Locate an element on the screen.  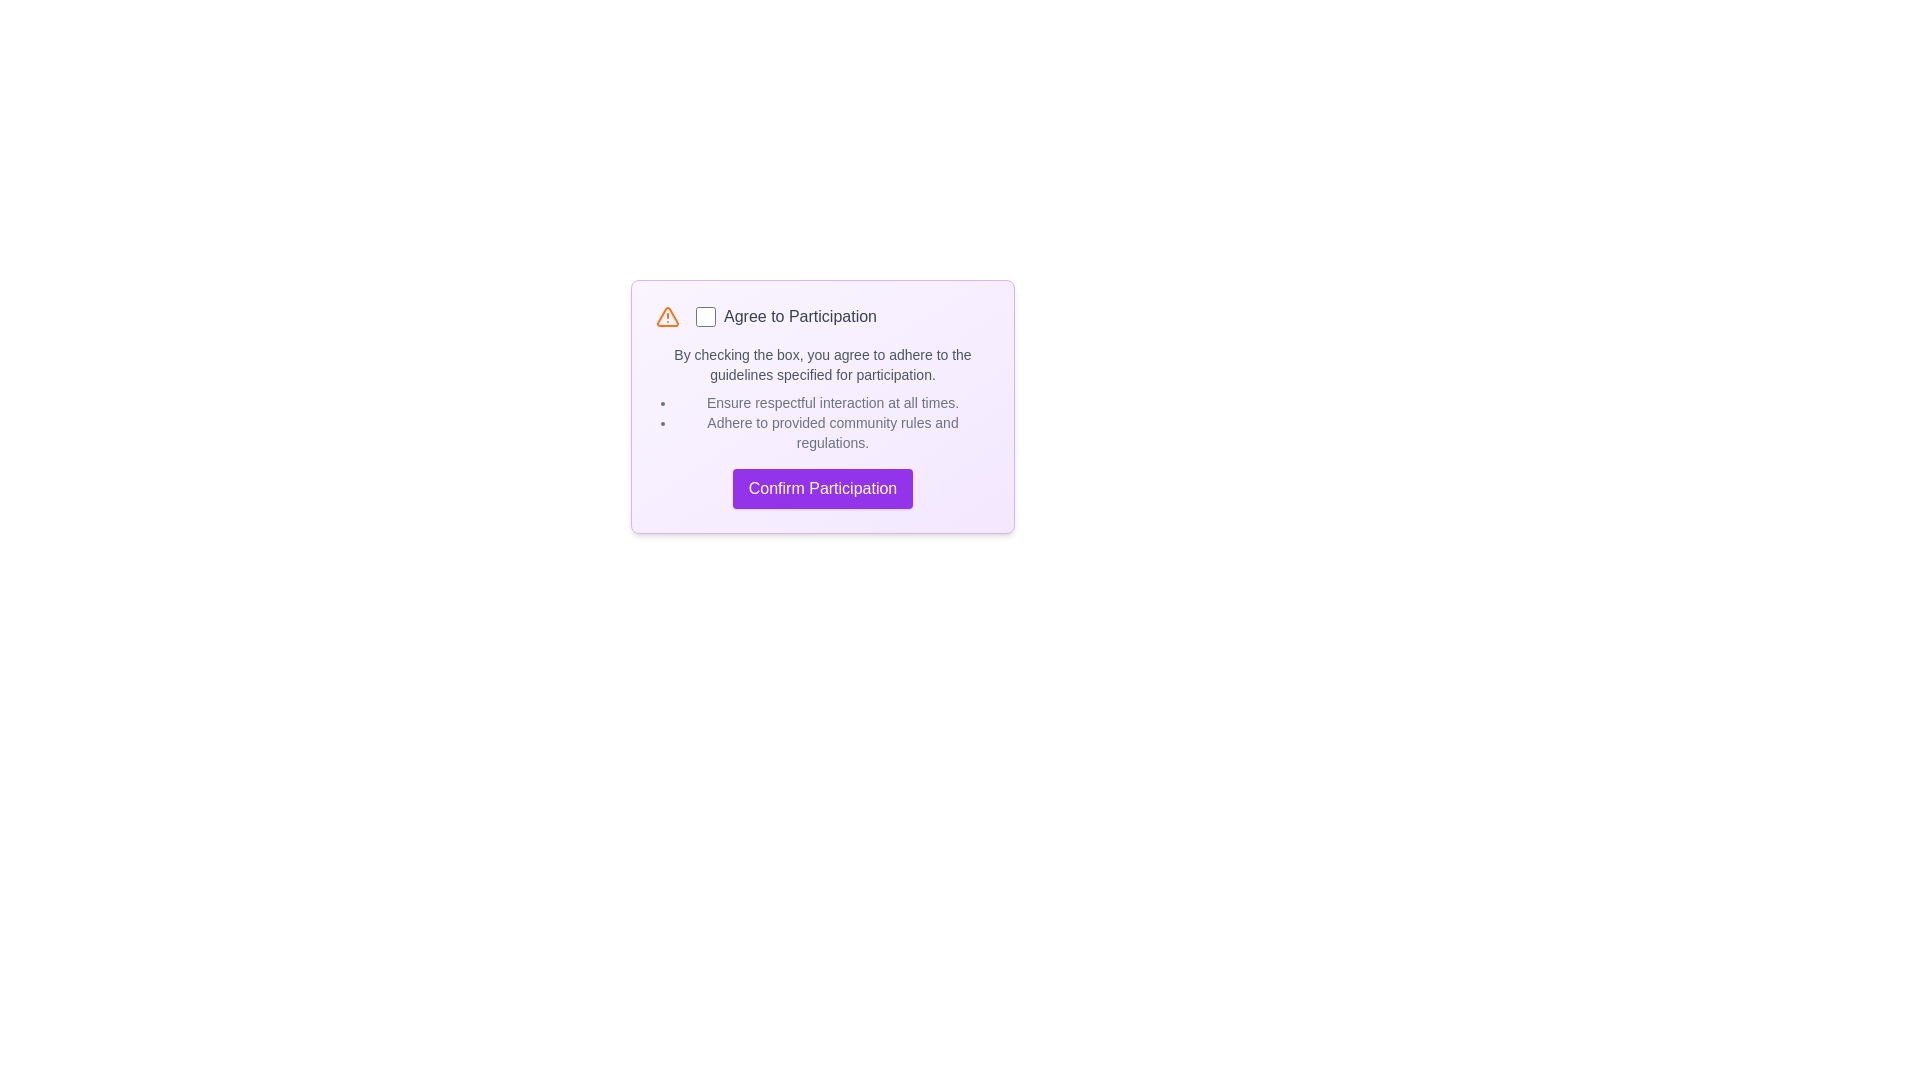
the Text block located in the middle section of the card-like panel, which informs the user about necessary guidelines and responsibilities to proceed is located at coordinates (822, 398).